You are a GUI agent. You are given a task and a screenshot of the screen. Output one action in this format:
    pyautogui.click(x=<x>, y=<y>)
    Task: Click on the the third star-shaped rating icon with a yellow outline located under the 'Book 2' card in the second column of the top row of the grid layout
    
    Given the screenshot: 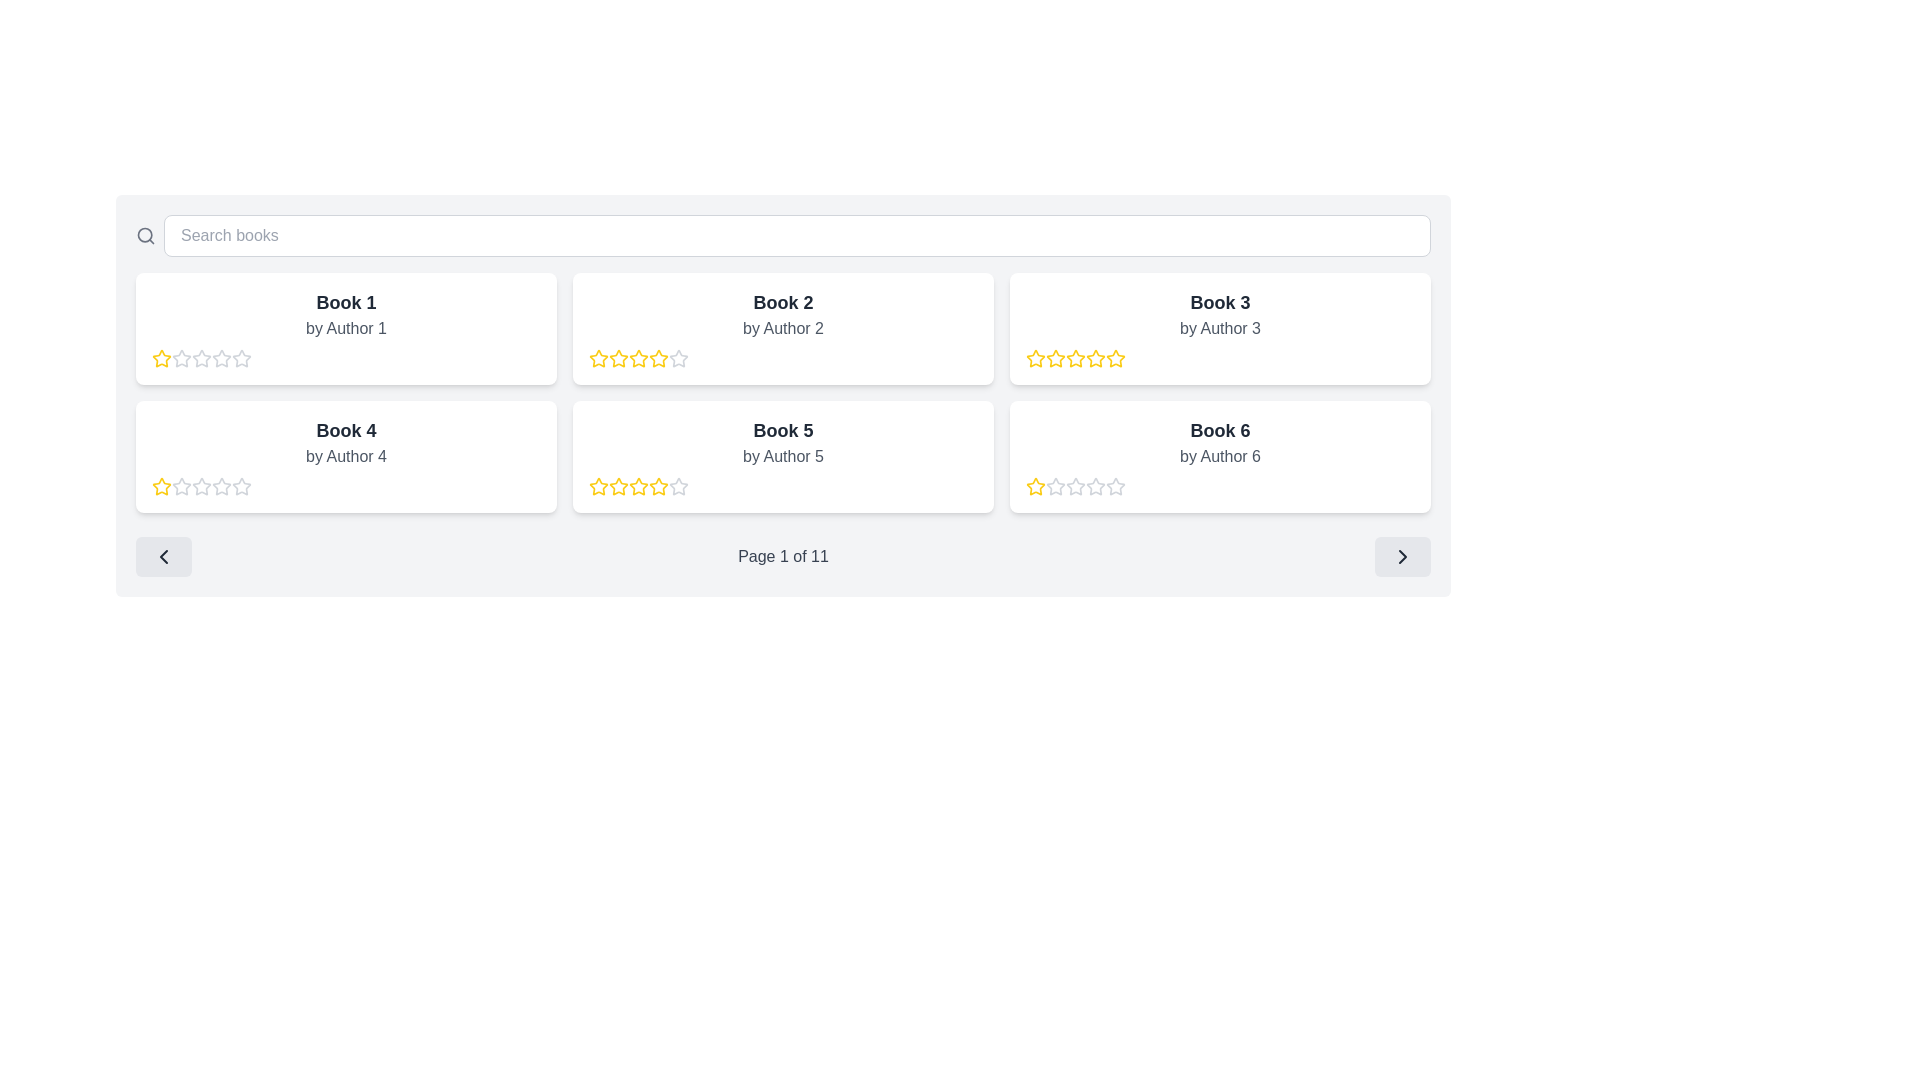 What is the action you would take?
    pyautogui.click(x=637, y=357)
    